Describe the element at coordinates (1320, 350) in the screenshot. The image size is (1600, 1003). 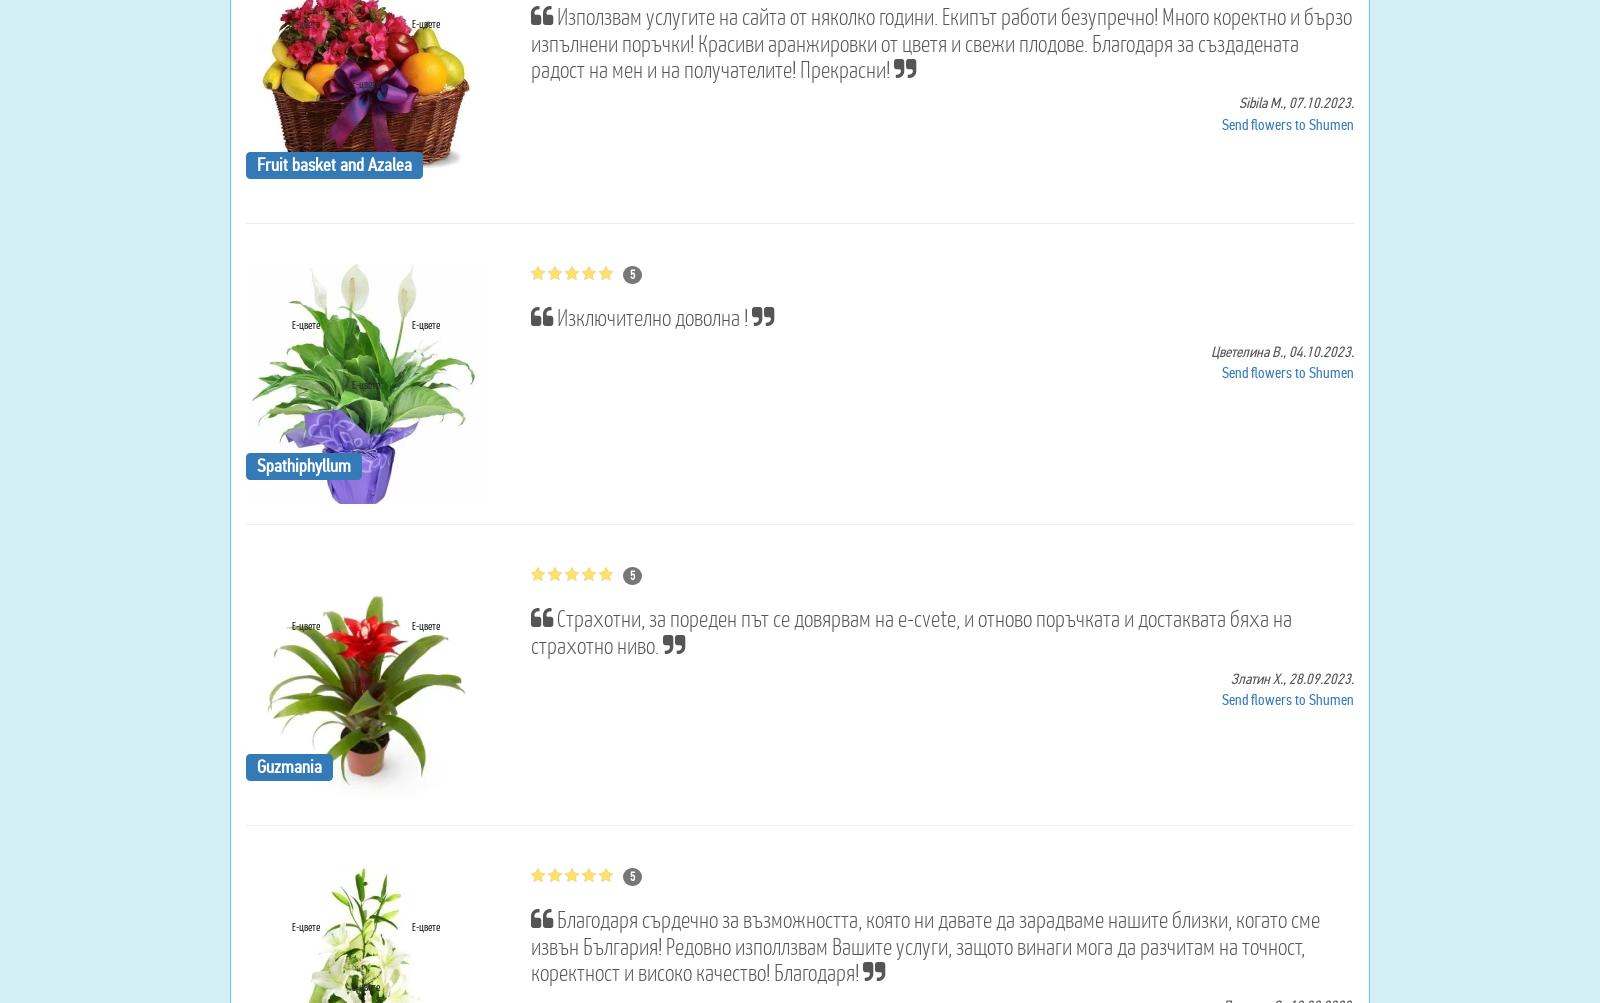
I see `'04.10.2023.'` at that location.